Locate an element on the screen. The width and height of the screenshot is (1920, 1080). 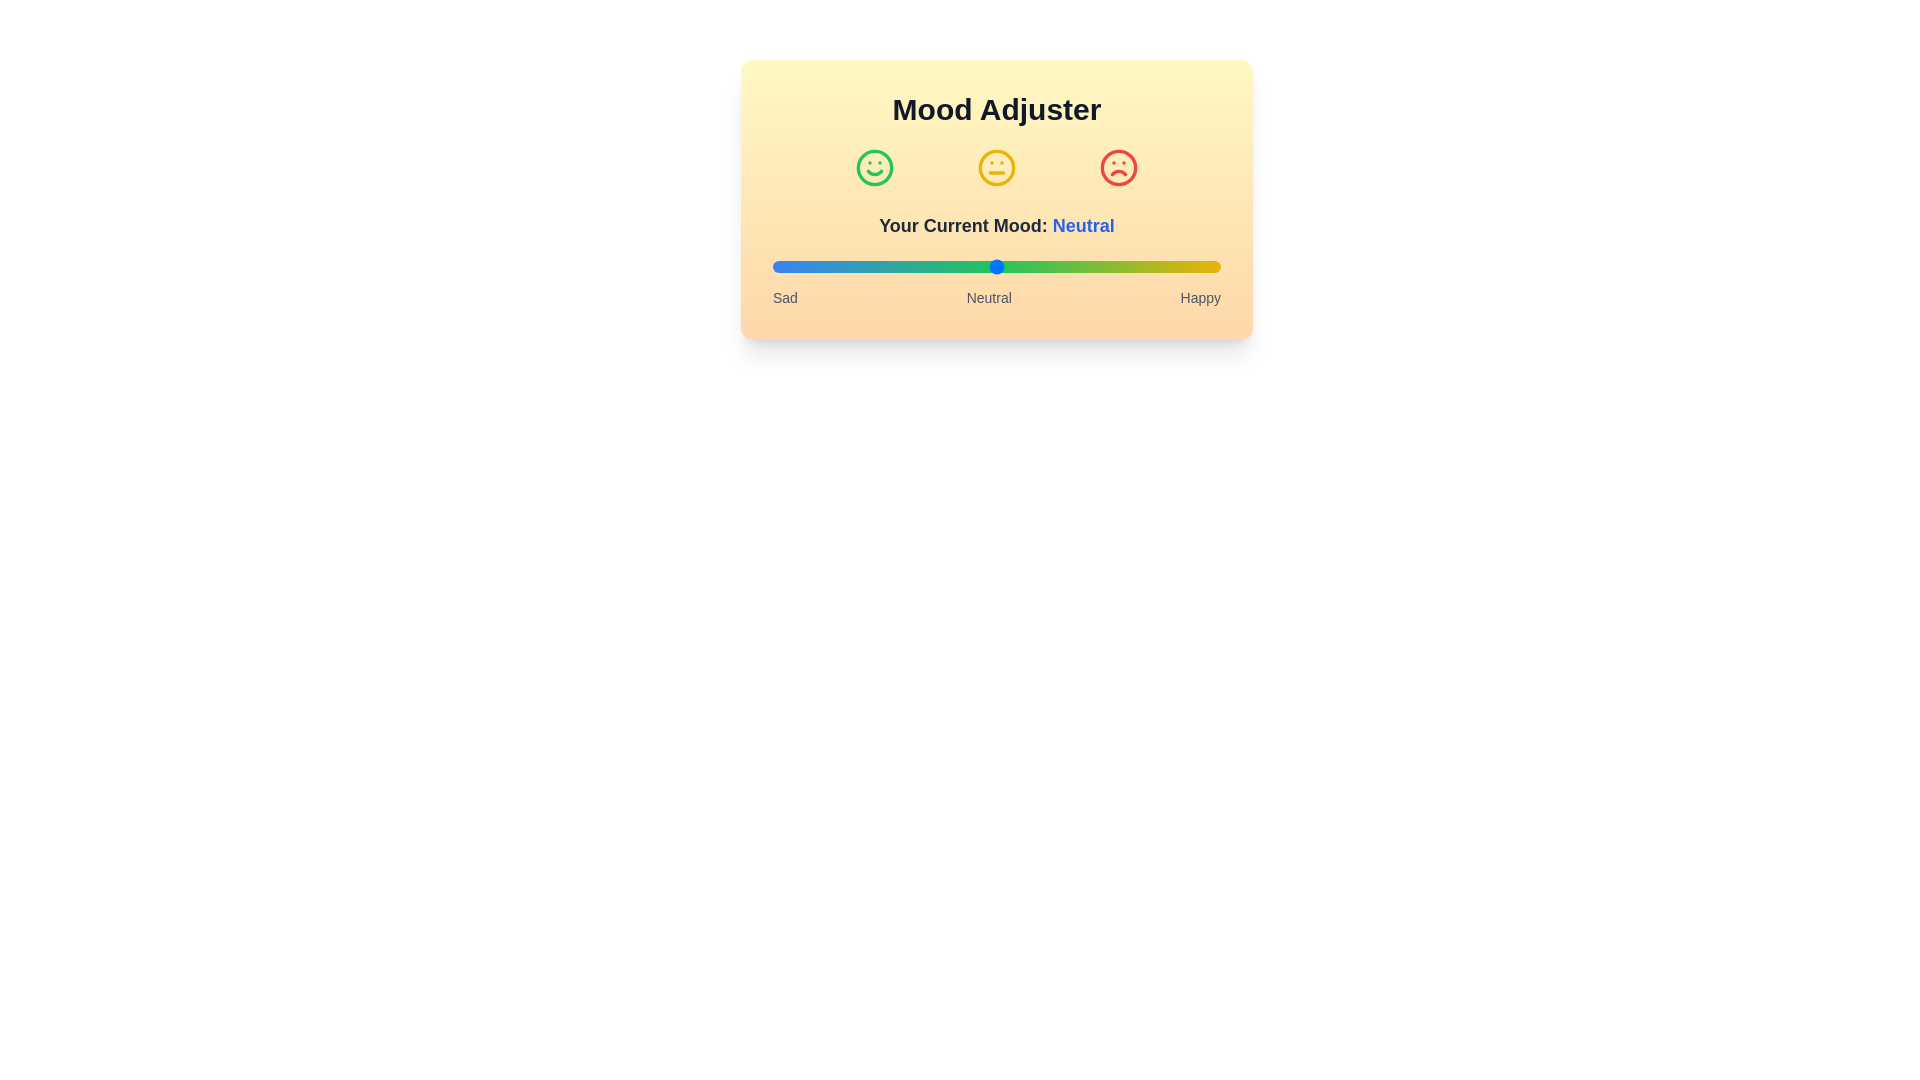
the mood slider to the desired level 35 is located at coordinates (928, 265).